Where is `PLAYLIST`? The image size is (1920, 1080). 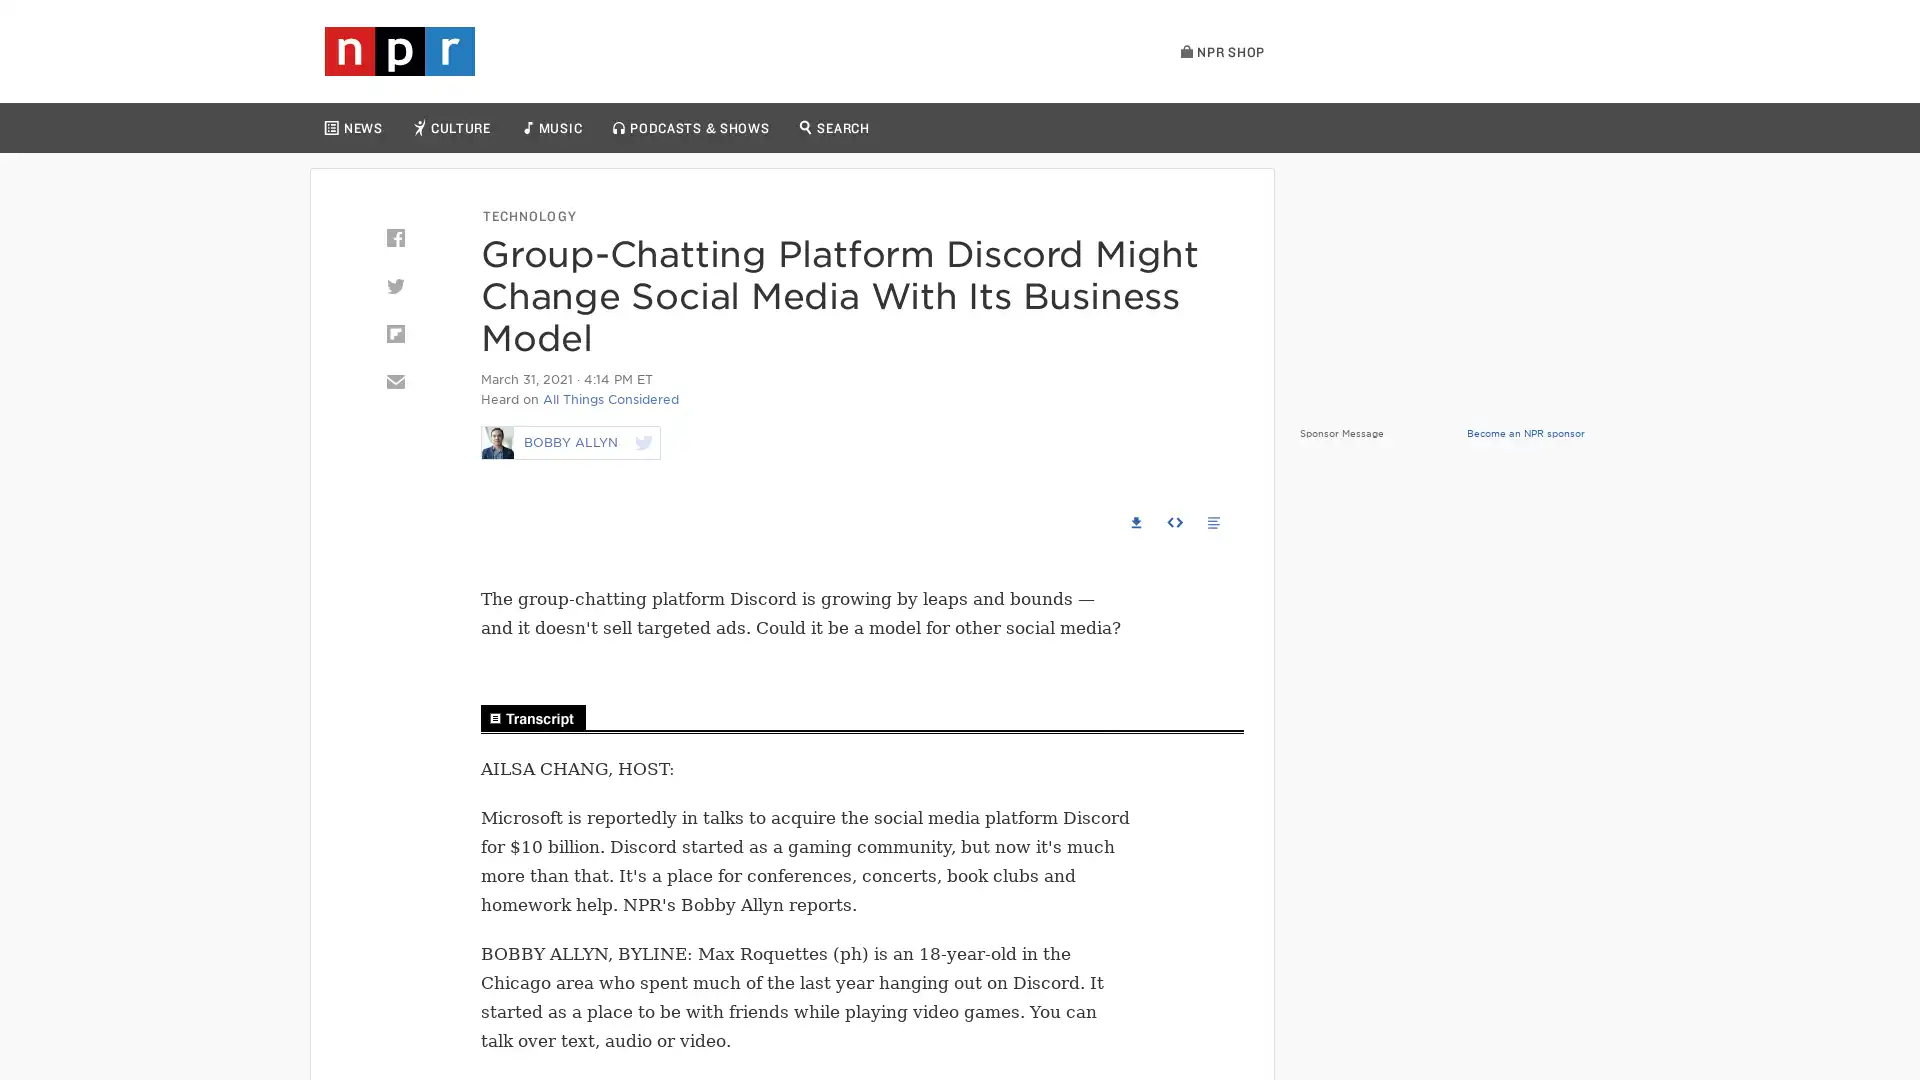 PLAYLIST is located at coordinates (1546, 128).